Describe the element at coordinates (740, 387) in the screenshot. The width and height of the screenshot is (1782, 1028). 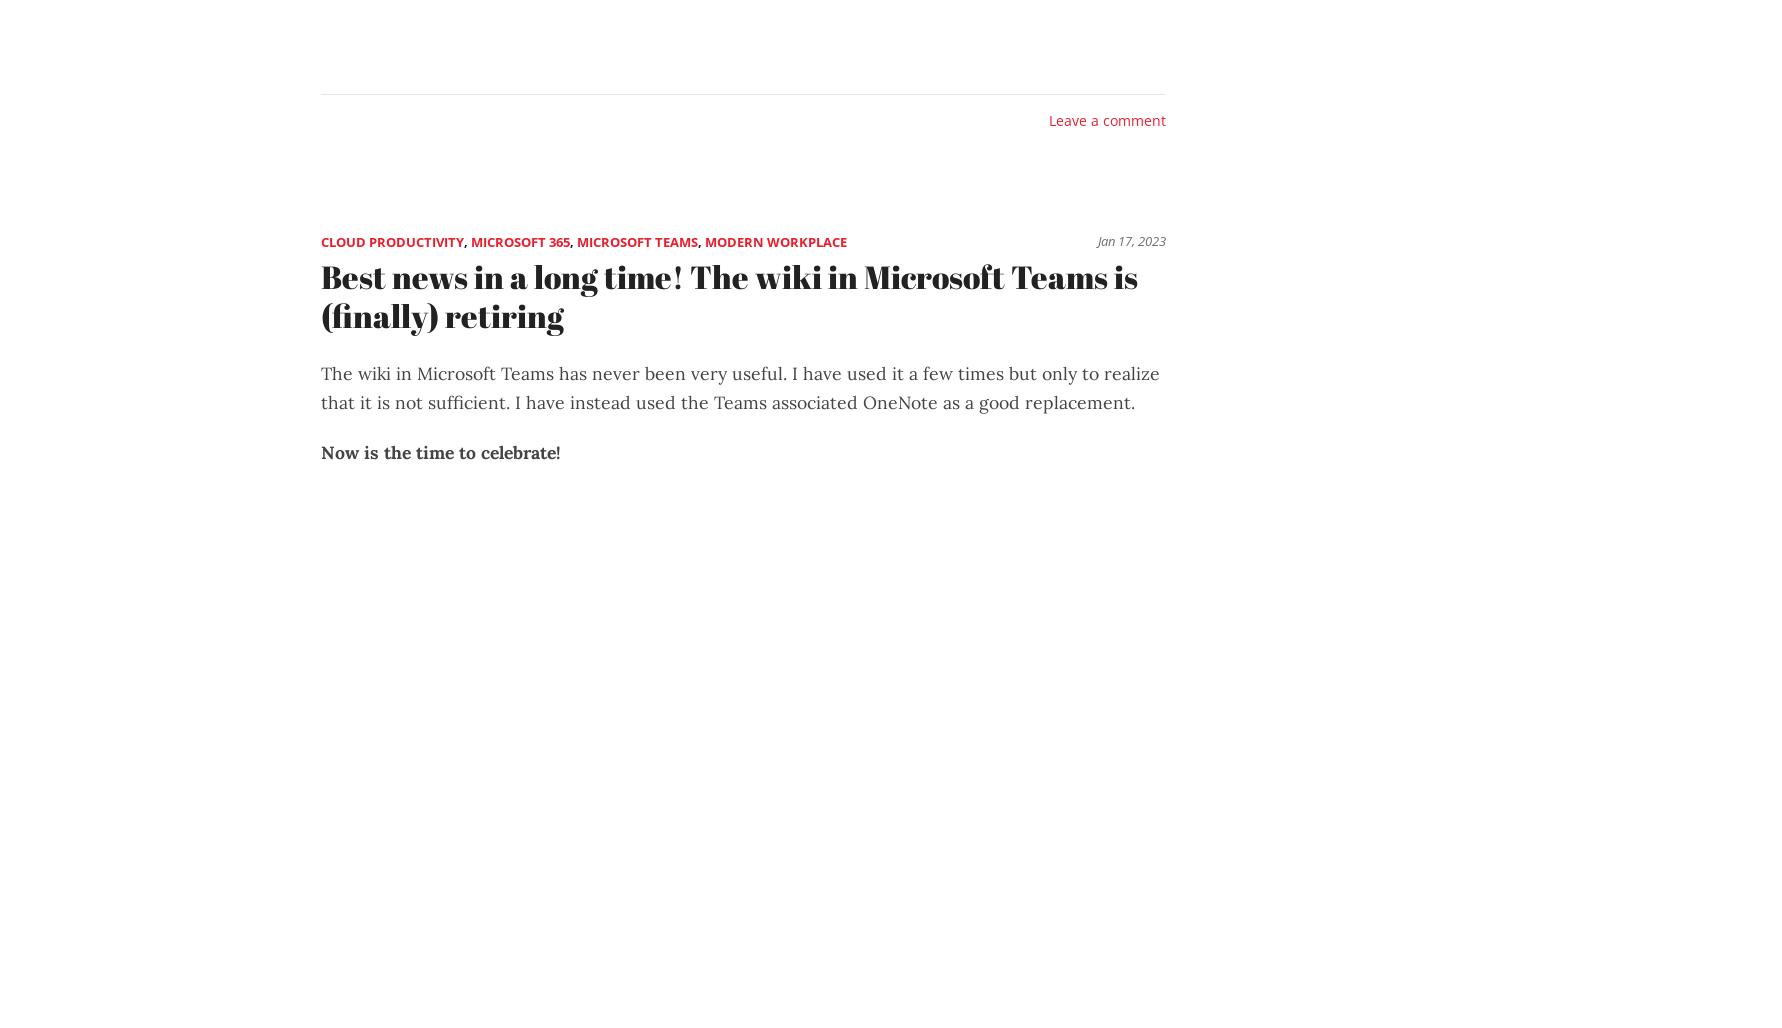
I see `'The wiki in Microsoft Teams has never been very useful. I have used it a few times but only to realize that it is not sufficient. I have instead used the Teams associated OneNote as a good replacement.'` at that location.